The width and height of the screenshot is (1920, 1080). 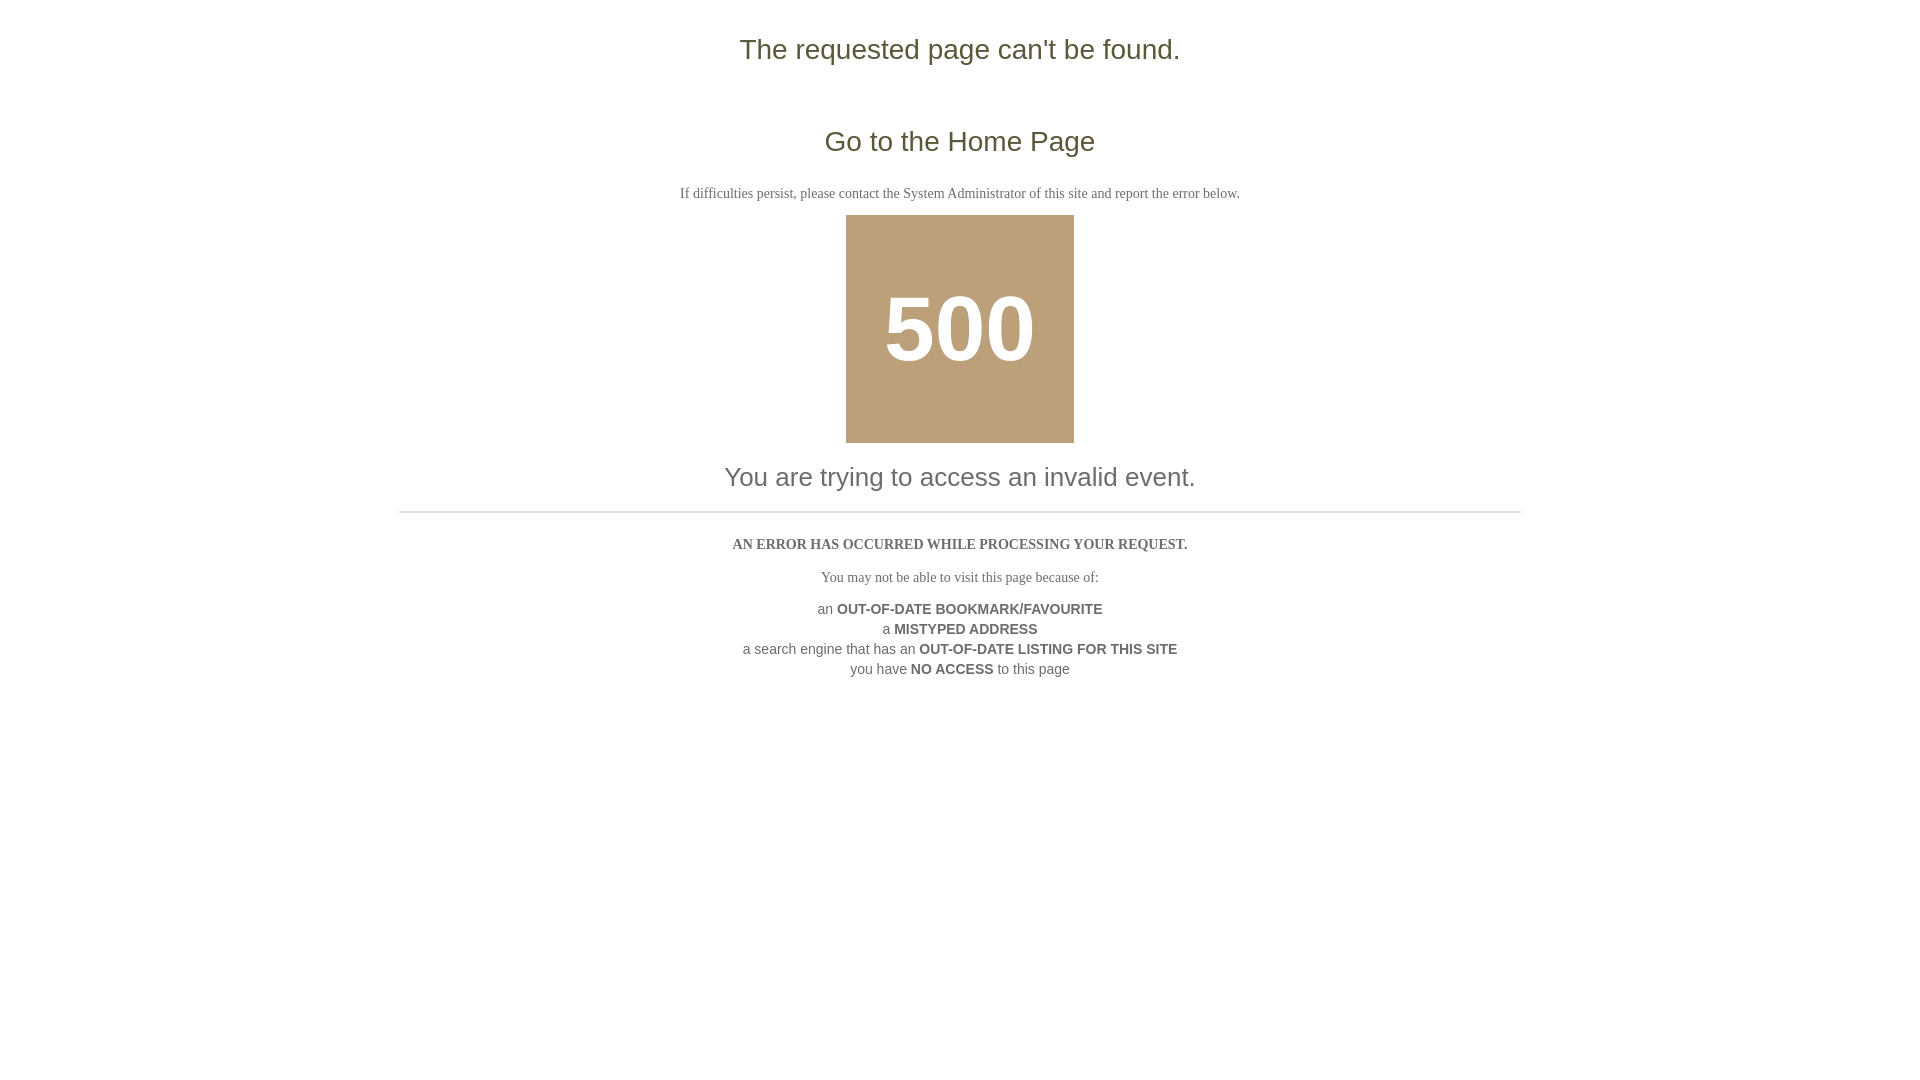 I want to click on 'Go to the Home Page', so click(x=960, y=140).